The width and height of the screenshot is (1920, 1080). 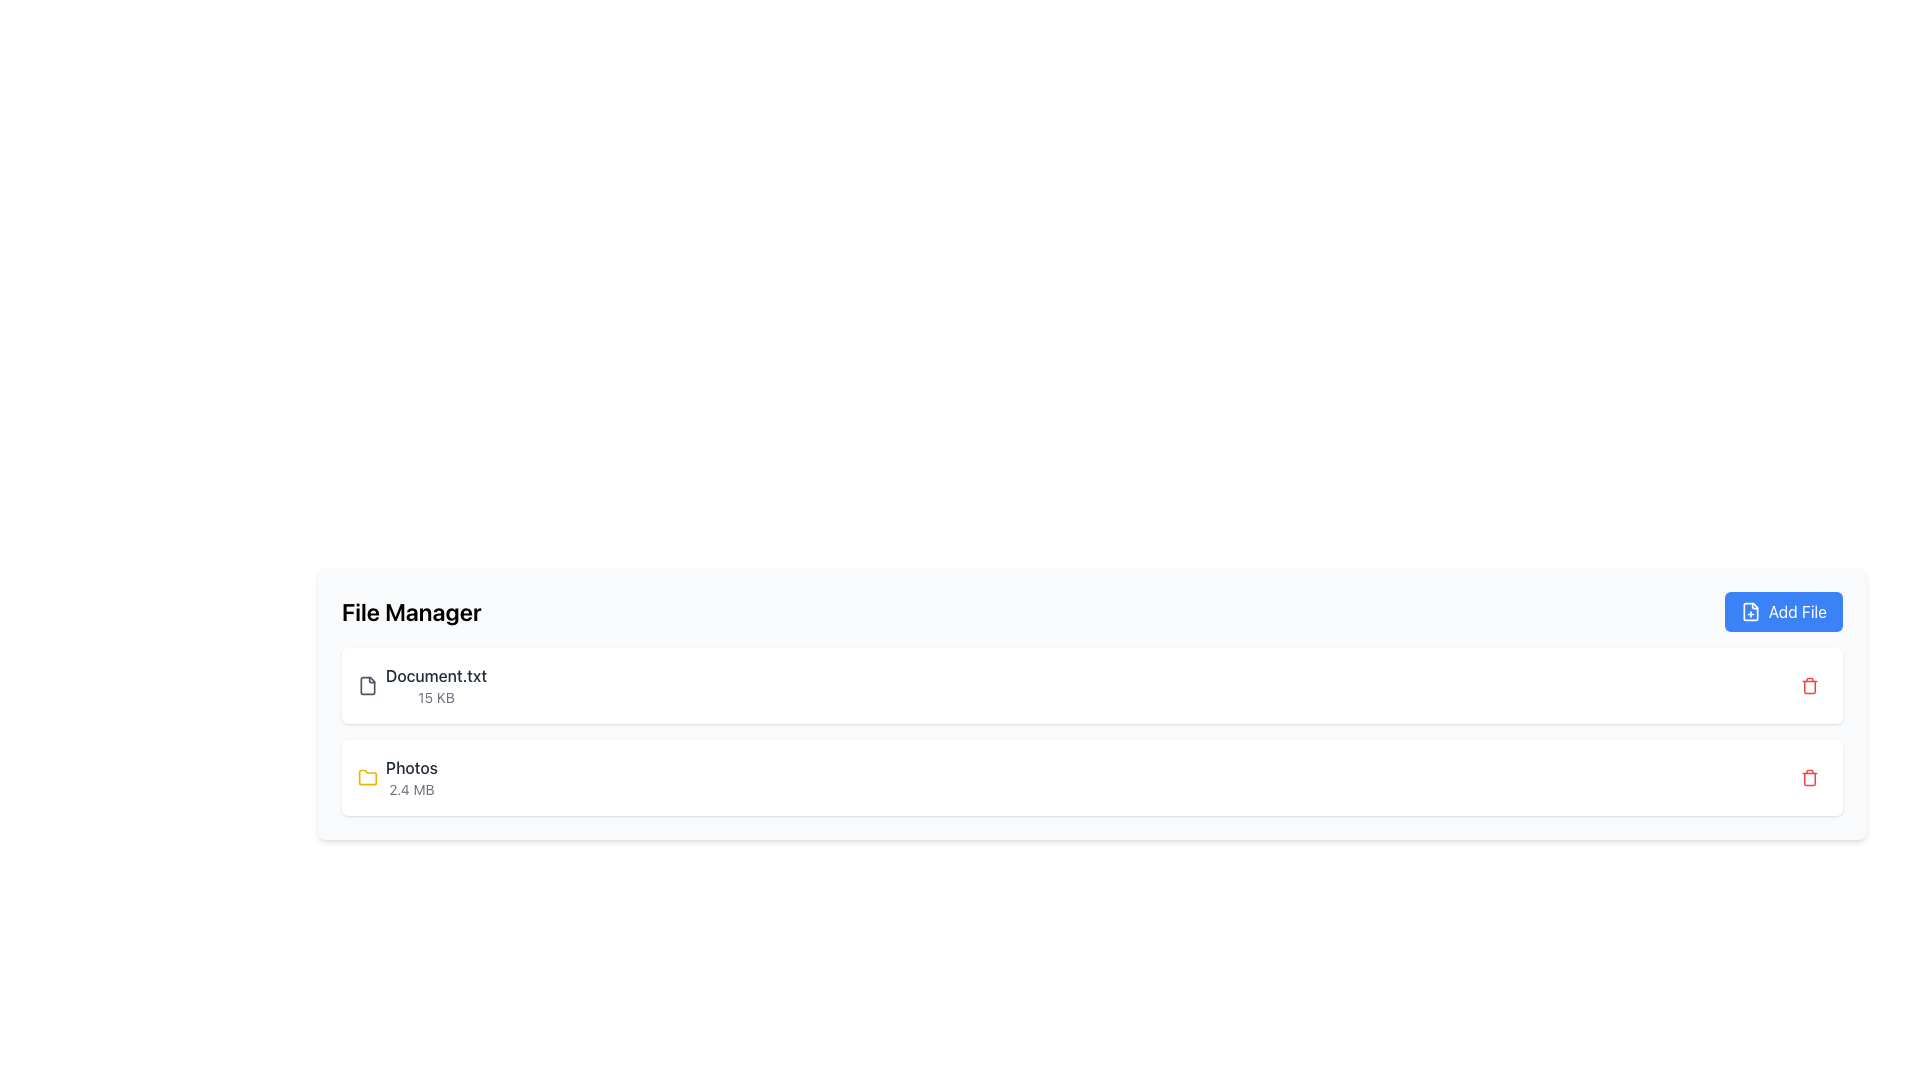 I want to click on the 'Add File' label, which is located in the top-right corner of the interface above the file list, within a blue rounded button that includes a file icon with a plus symbol, so click(x=1797, y=611).